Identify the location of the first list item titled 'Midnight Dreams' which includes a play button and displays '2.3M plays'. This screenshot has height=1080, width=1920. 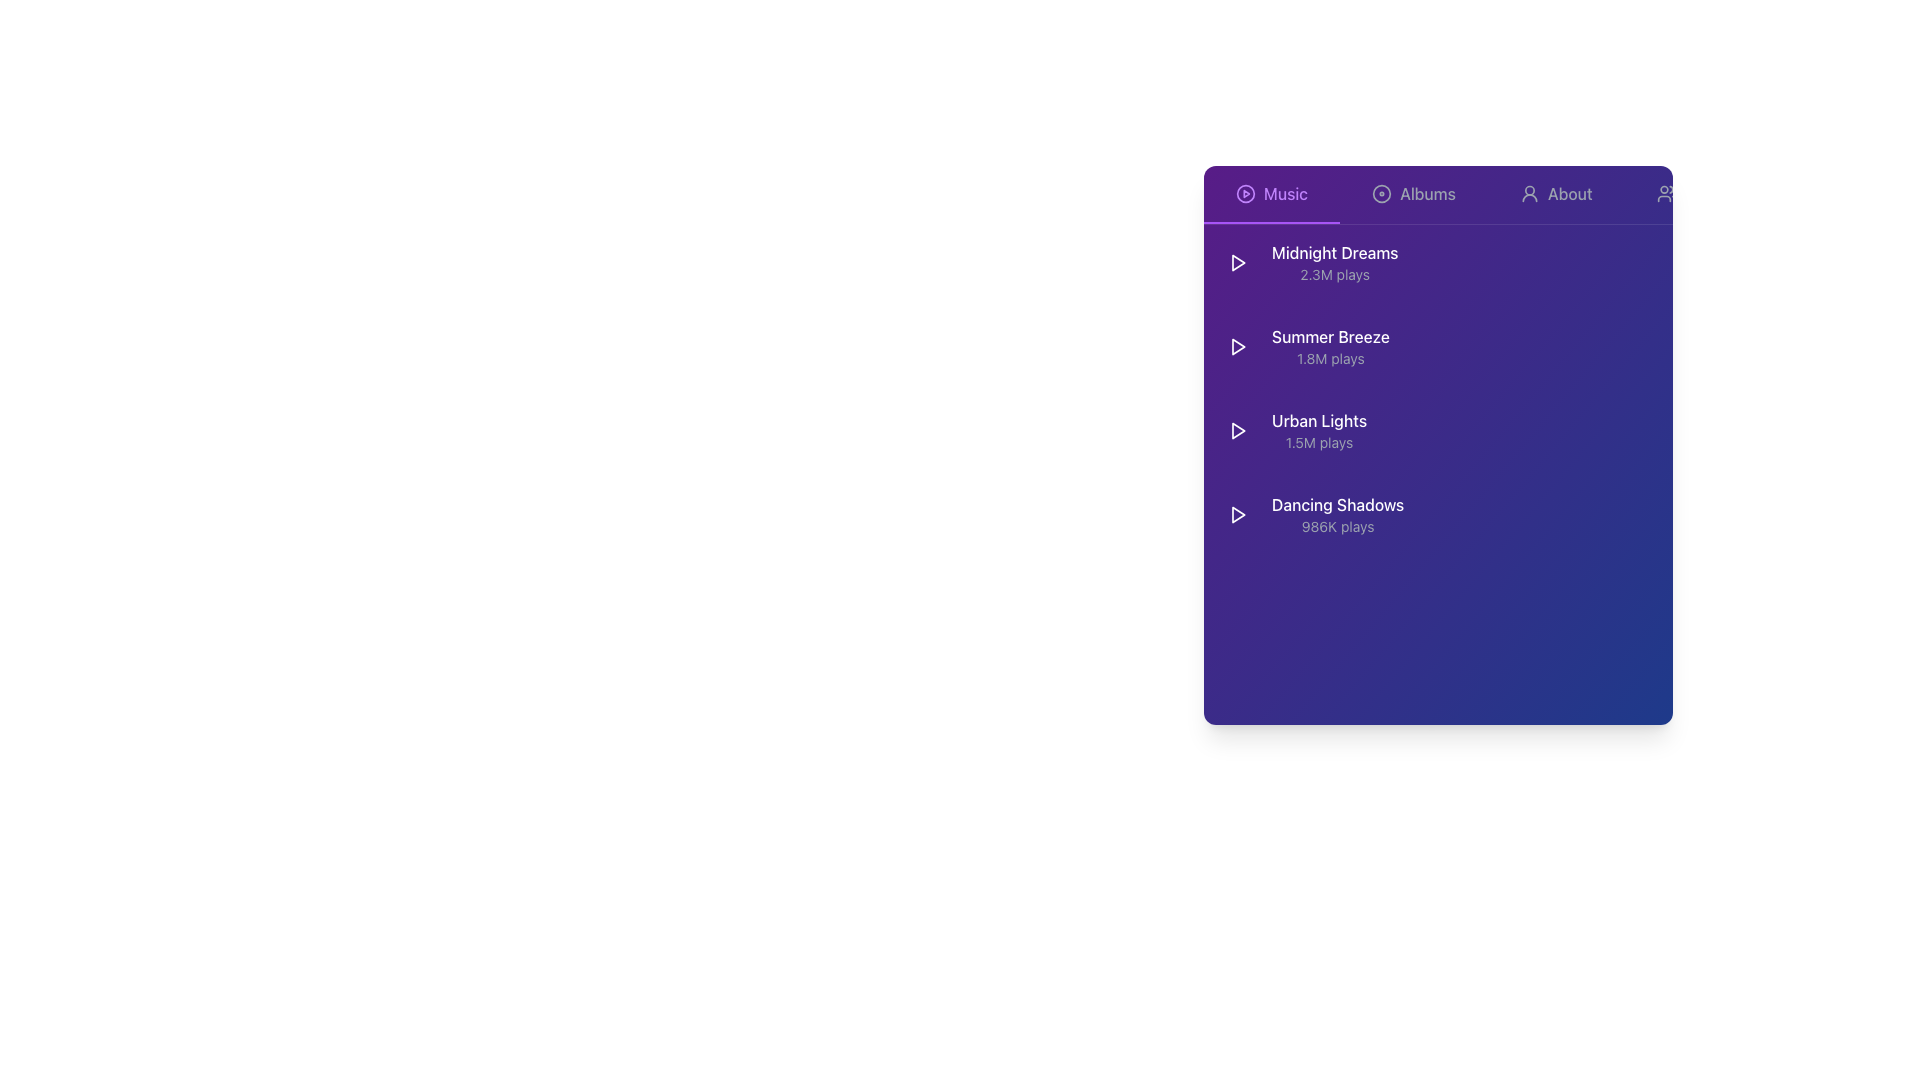
(1309, 261).